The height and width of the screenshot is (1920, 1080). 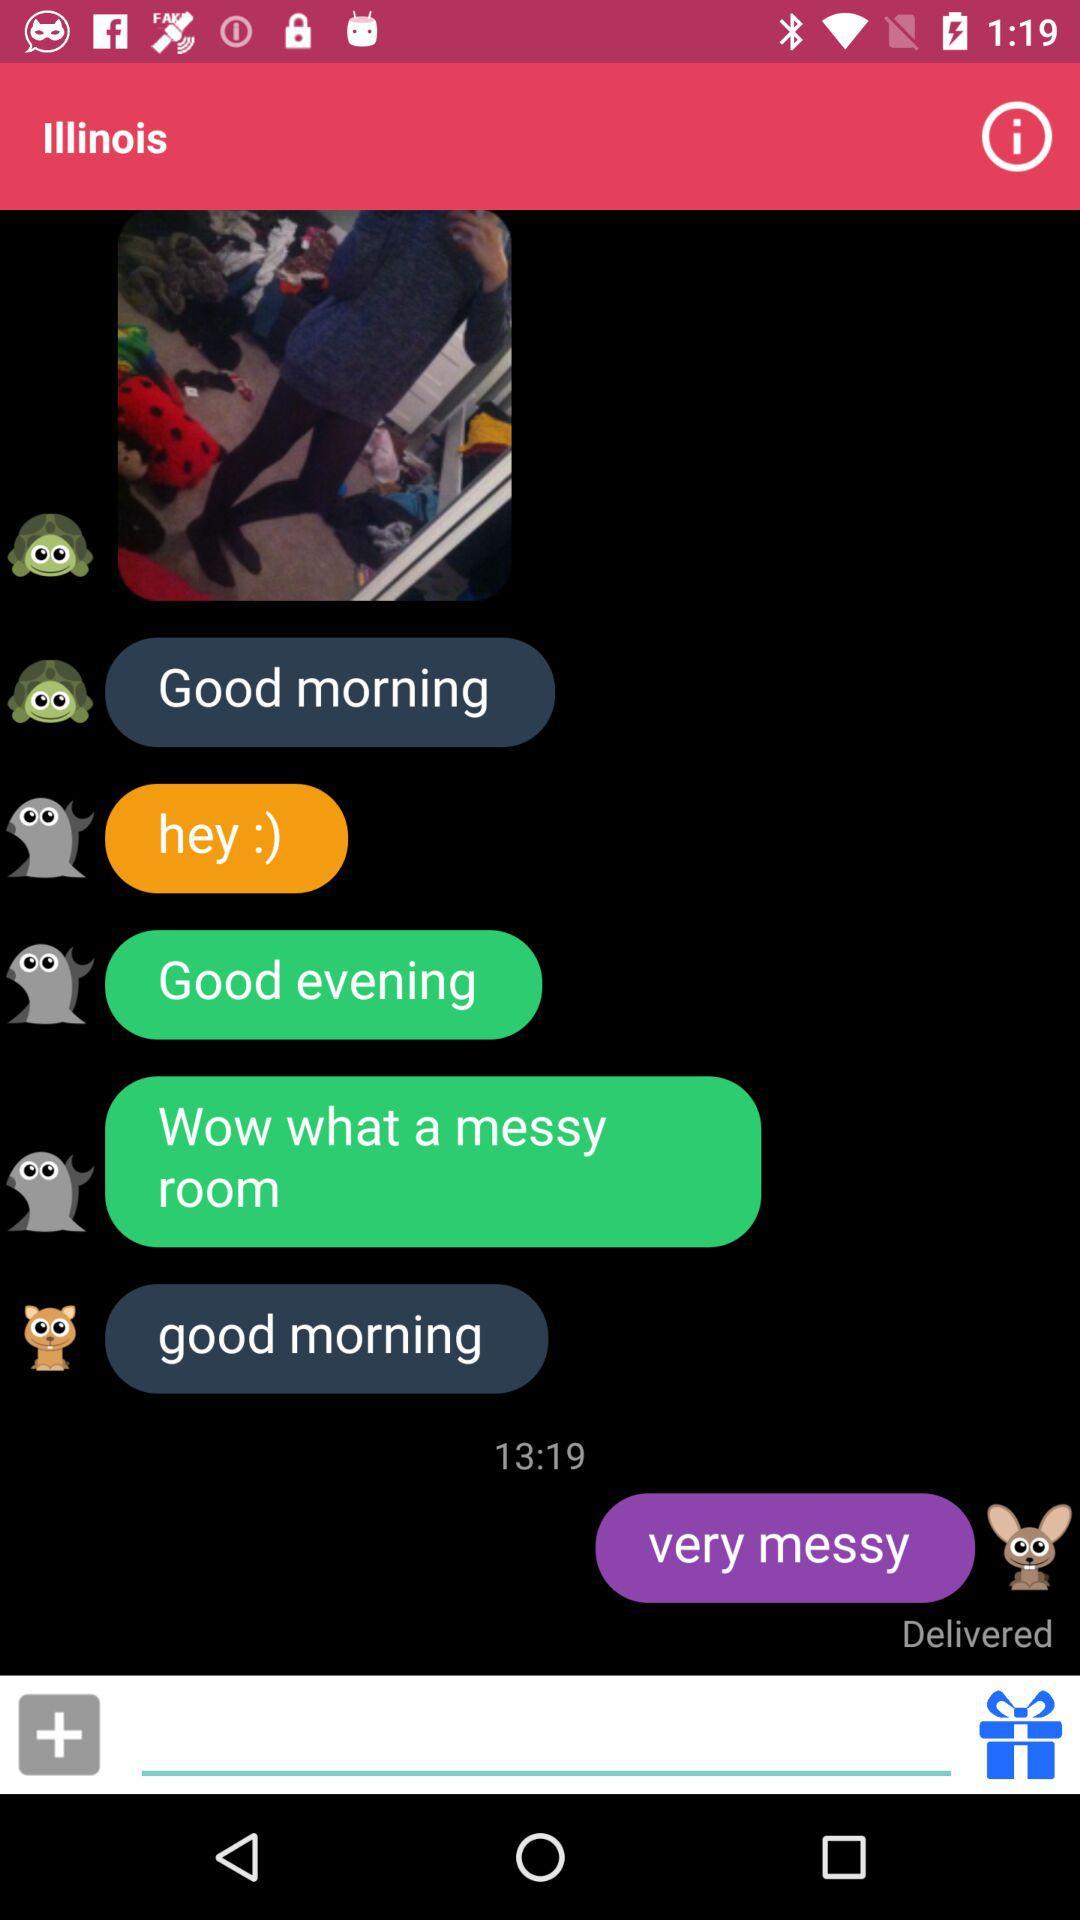 I want to click on the item to the right of 13:19 icon, so click(x=784, y=1547).